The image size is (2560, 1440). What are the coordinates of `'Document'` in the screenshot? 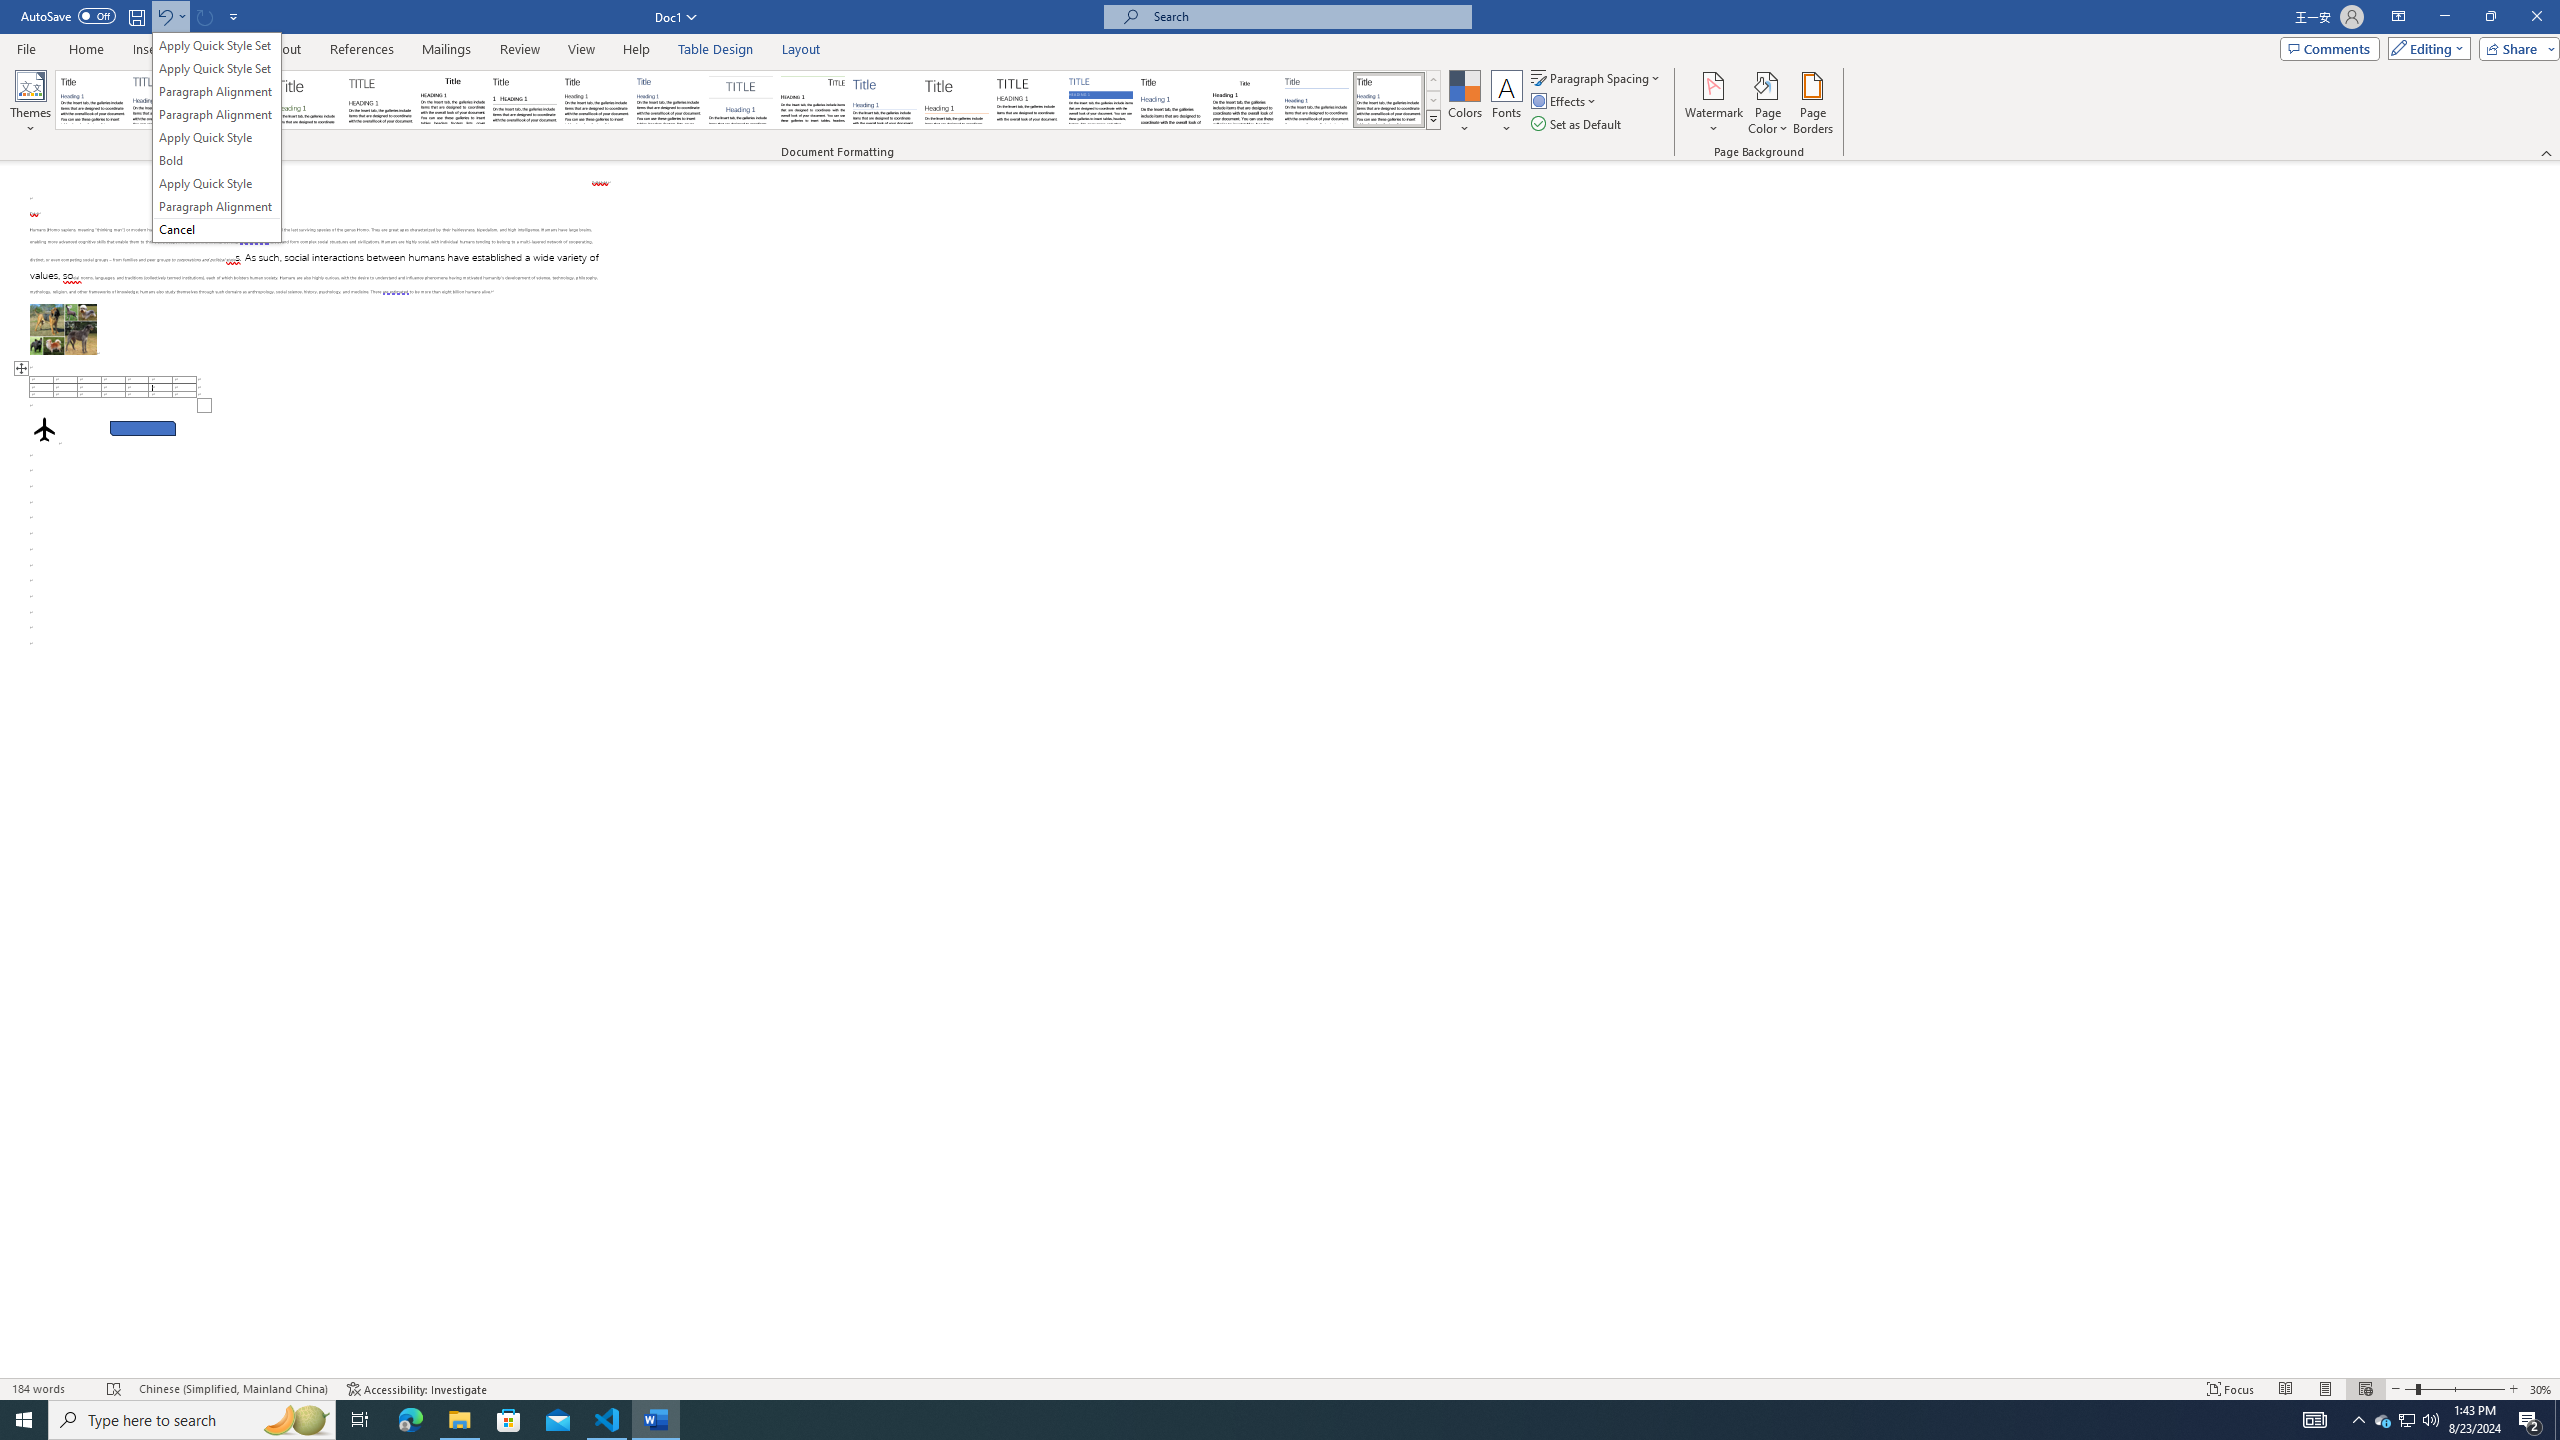 It's located at (91, 99).